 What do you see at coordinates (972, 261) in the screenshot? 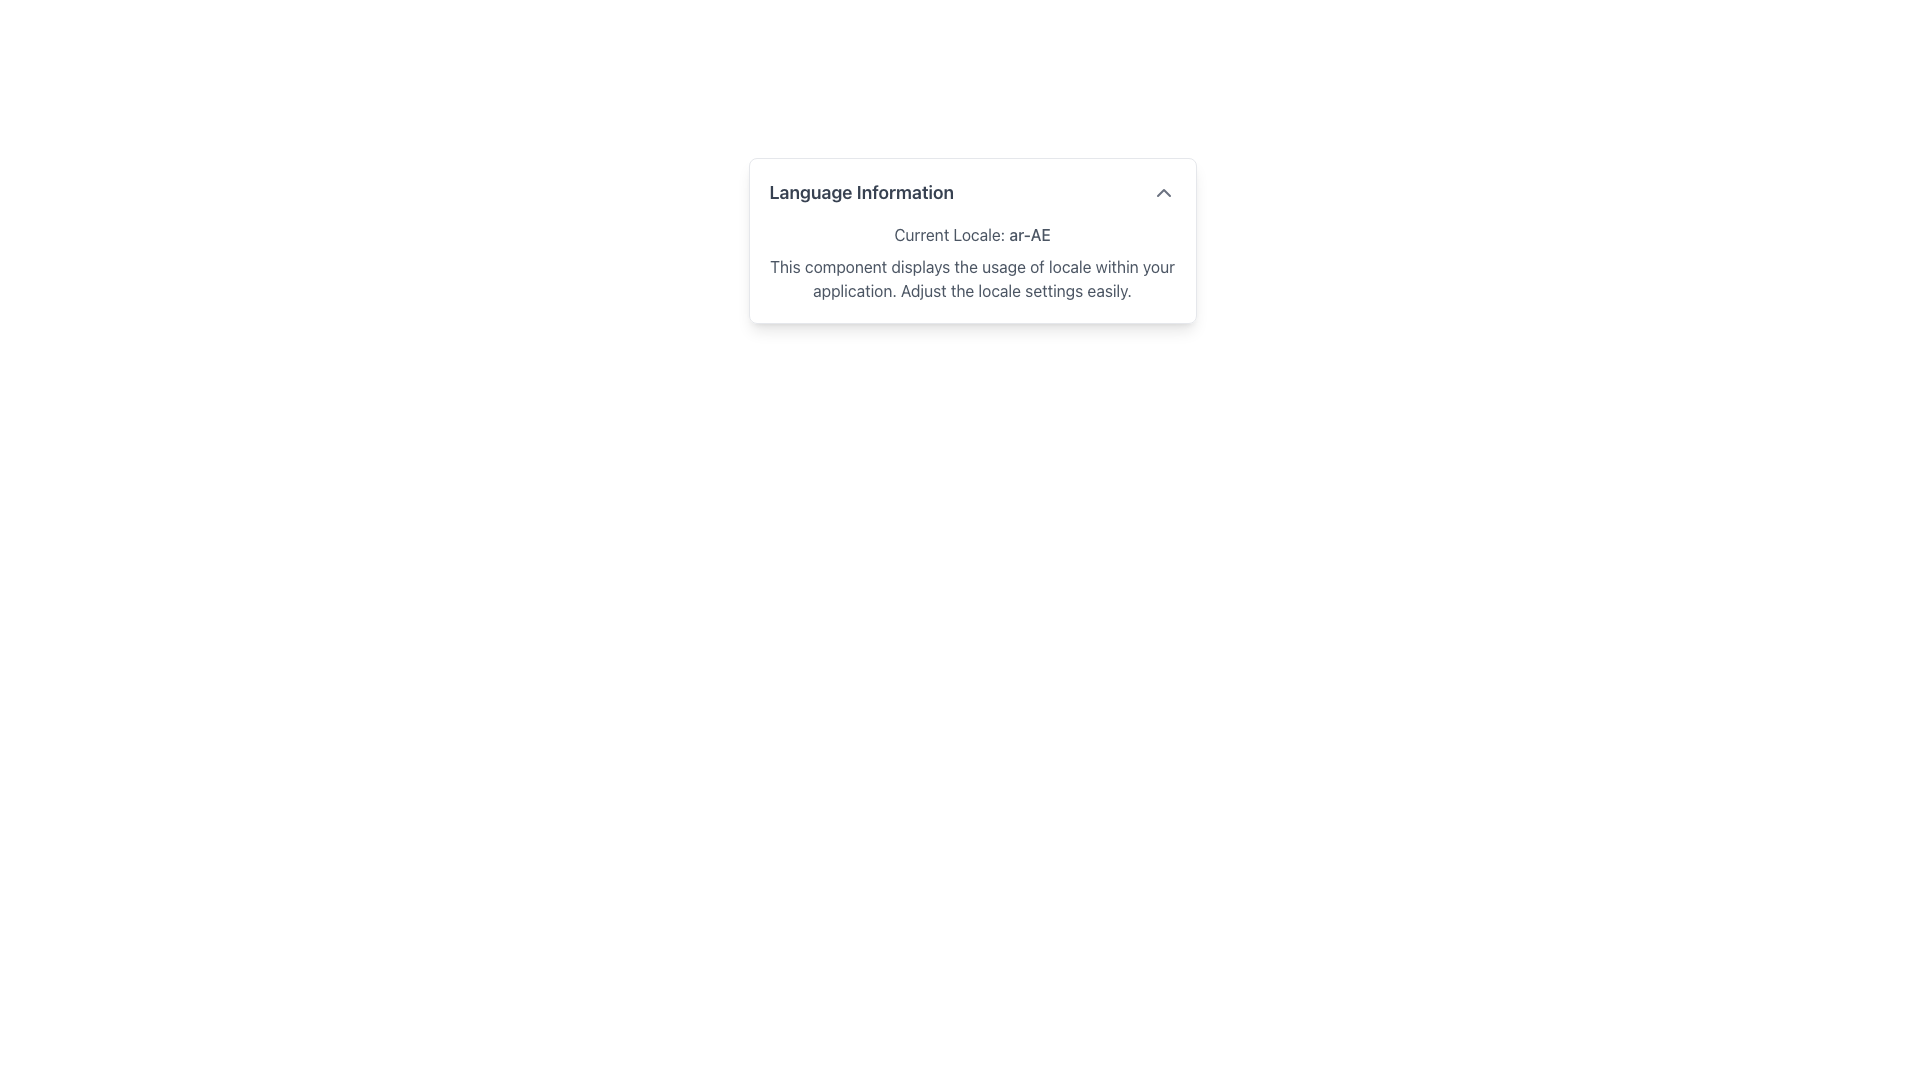
I see `the informational text block that presents details about the current locale ('ar-AE') within the 'Language Information' card, positioned below the card header` at bounding box center [972, 261].